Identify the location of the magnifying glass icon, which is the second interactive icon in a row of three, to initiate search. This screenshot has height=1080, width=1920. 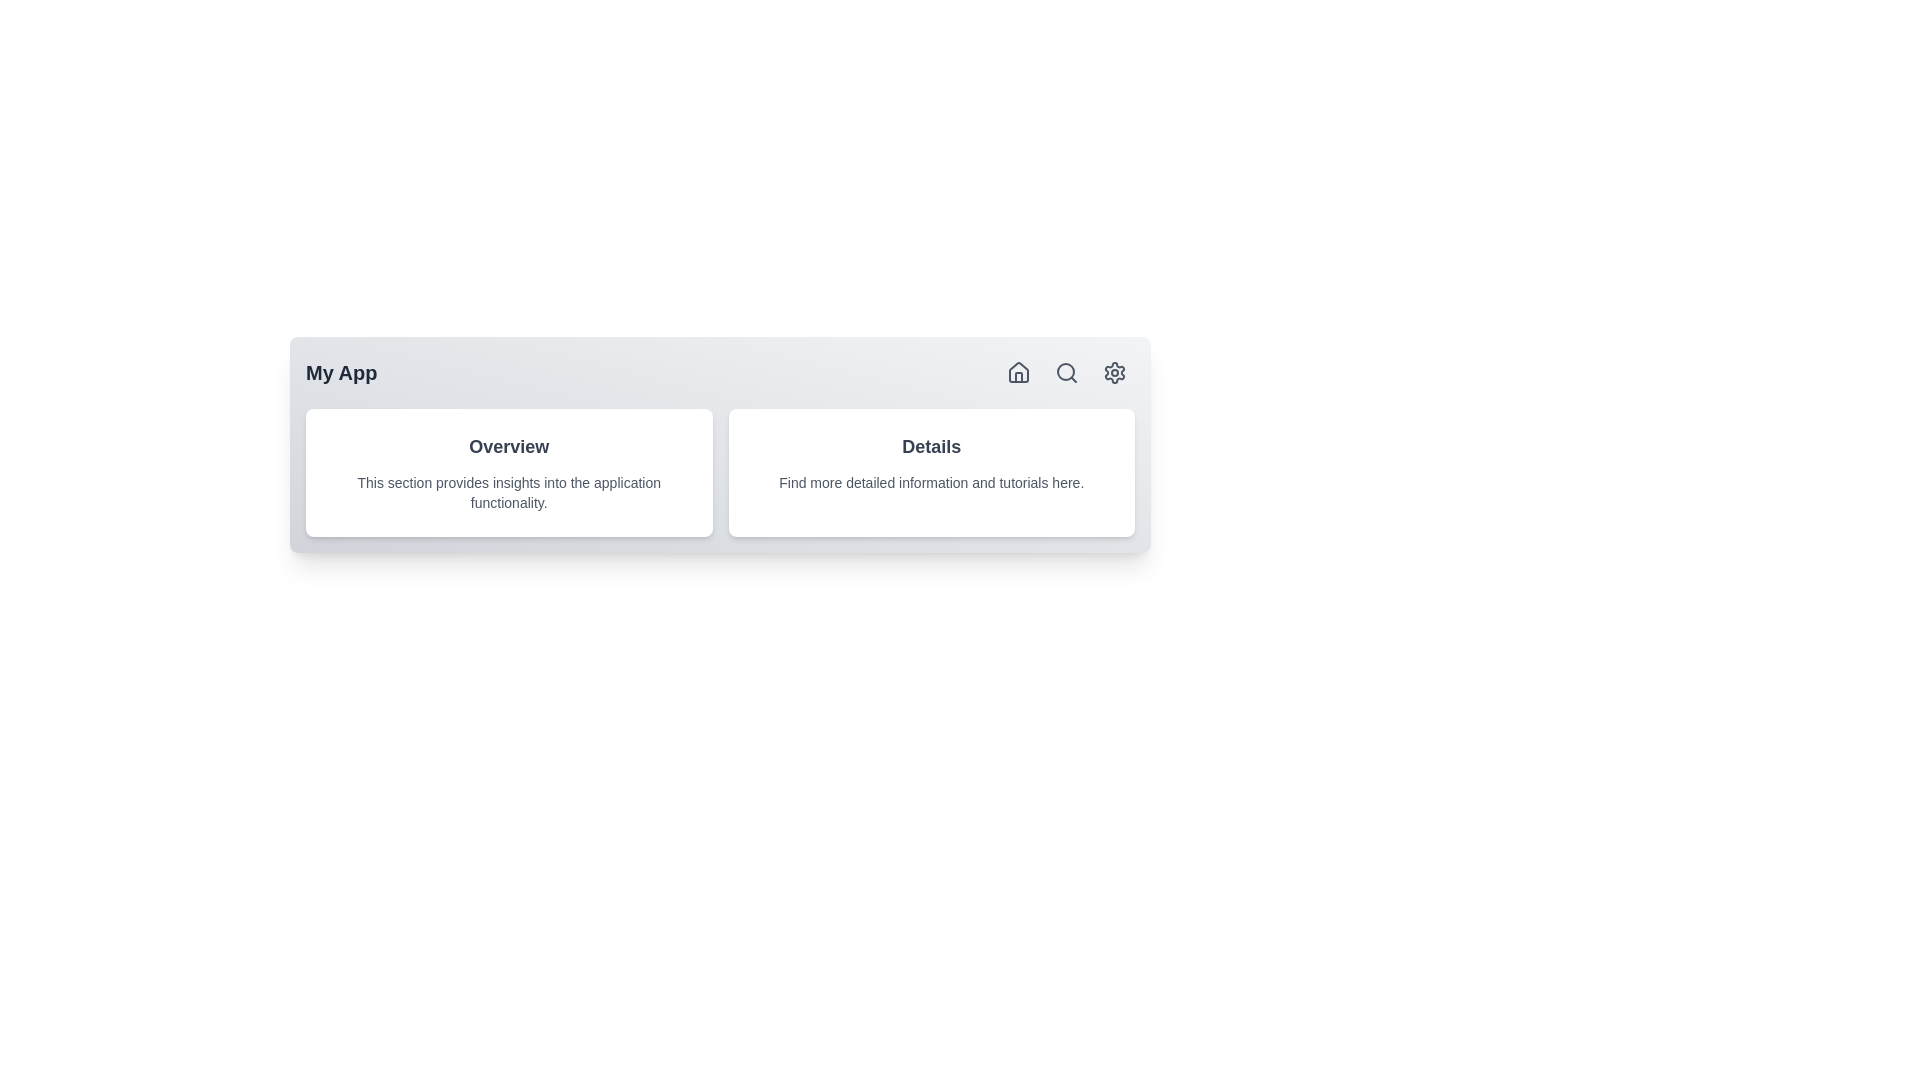
(1065, 373).